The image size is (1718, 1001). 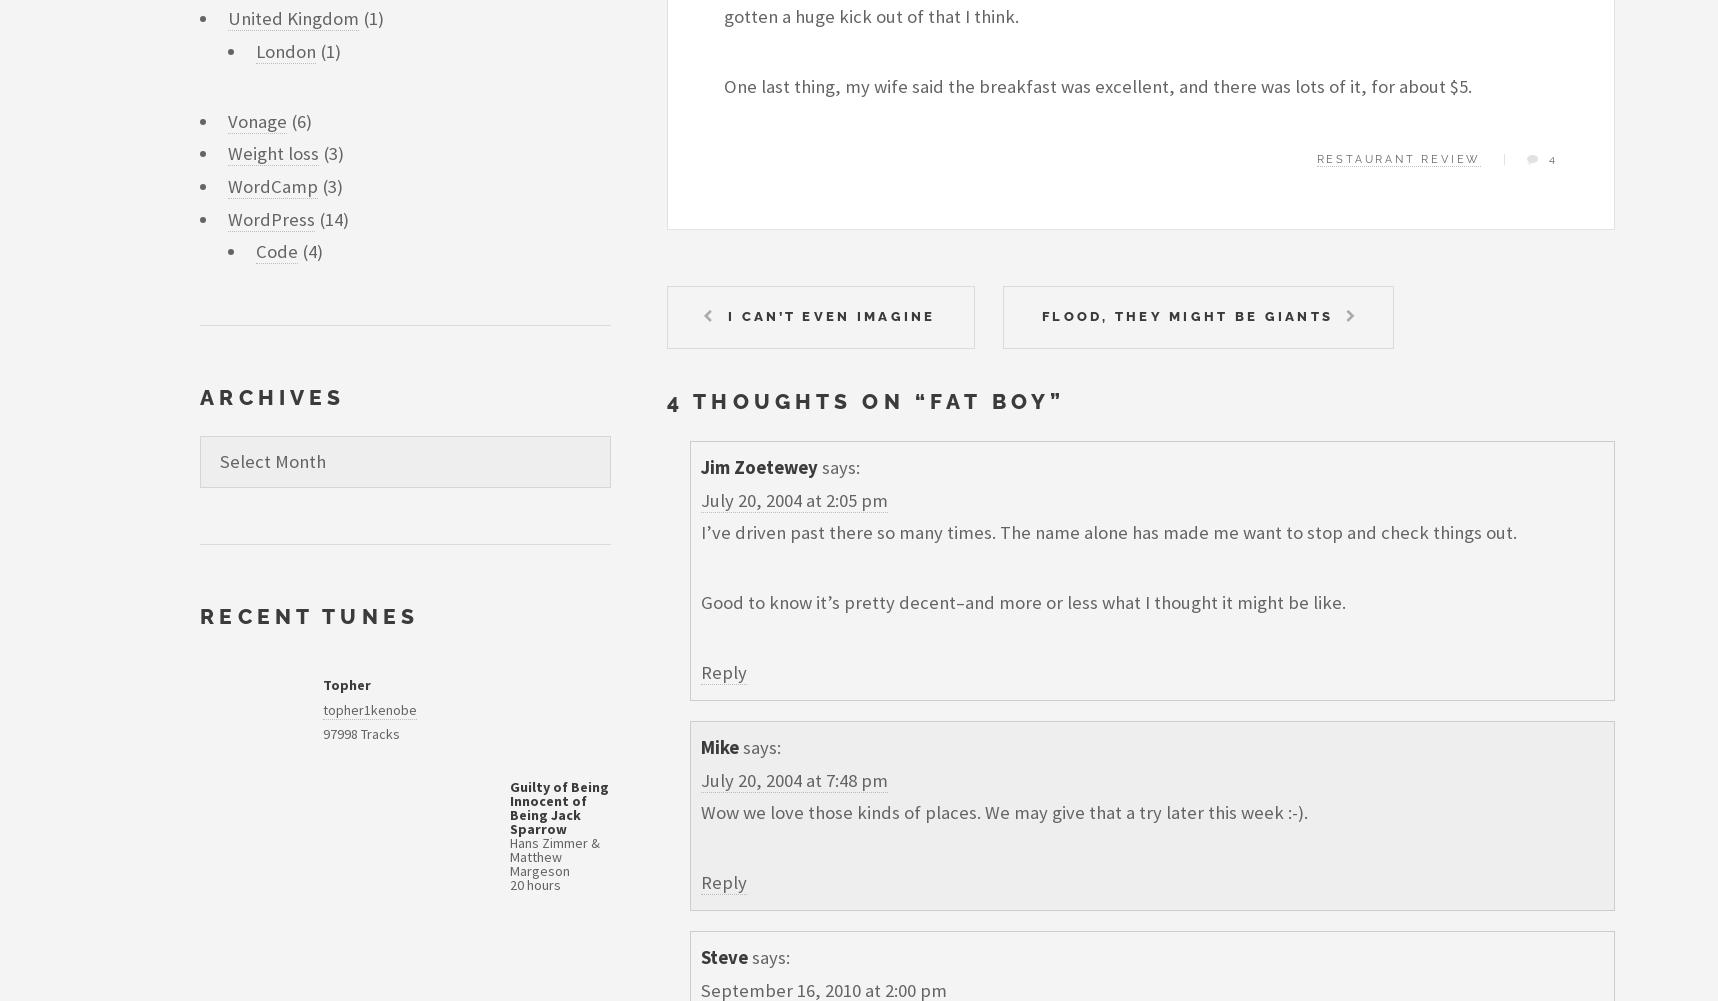 What do you see at coordinates (287, 119) in the screenshot?
I see `'(6)'` at bounding box center [287, 119].